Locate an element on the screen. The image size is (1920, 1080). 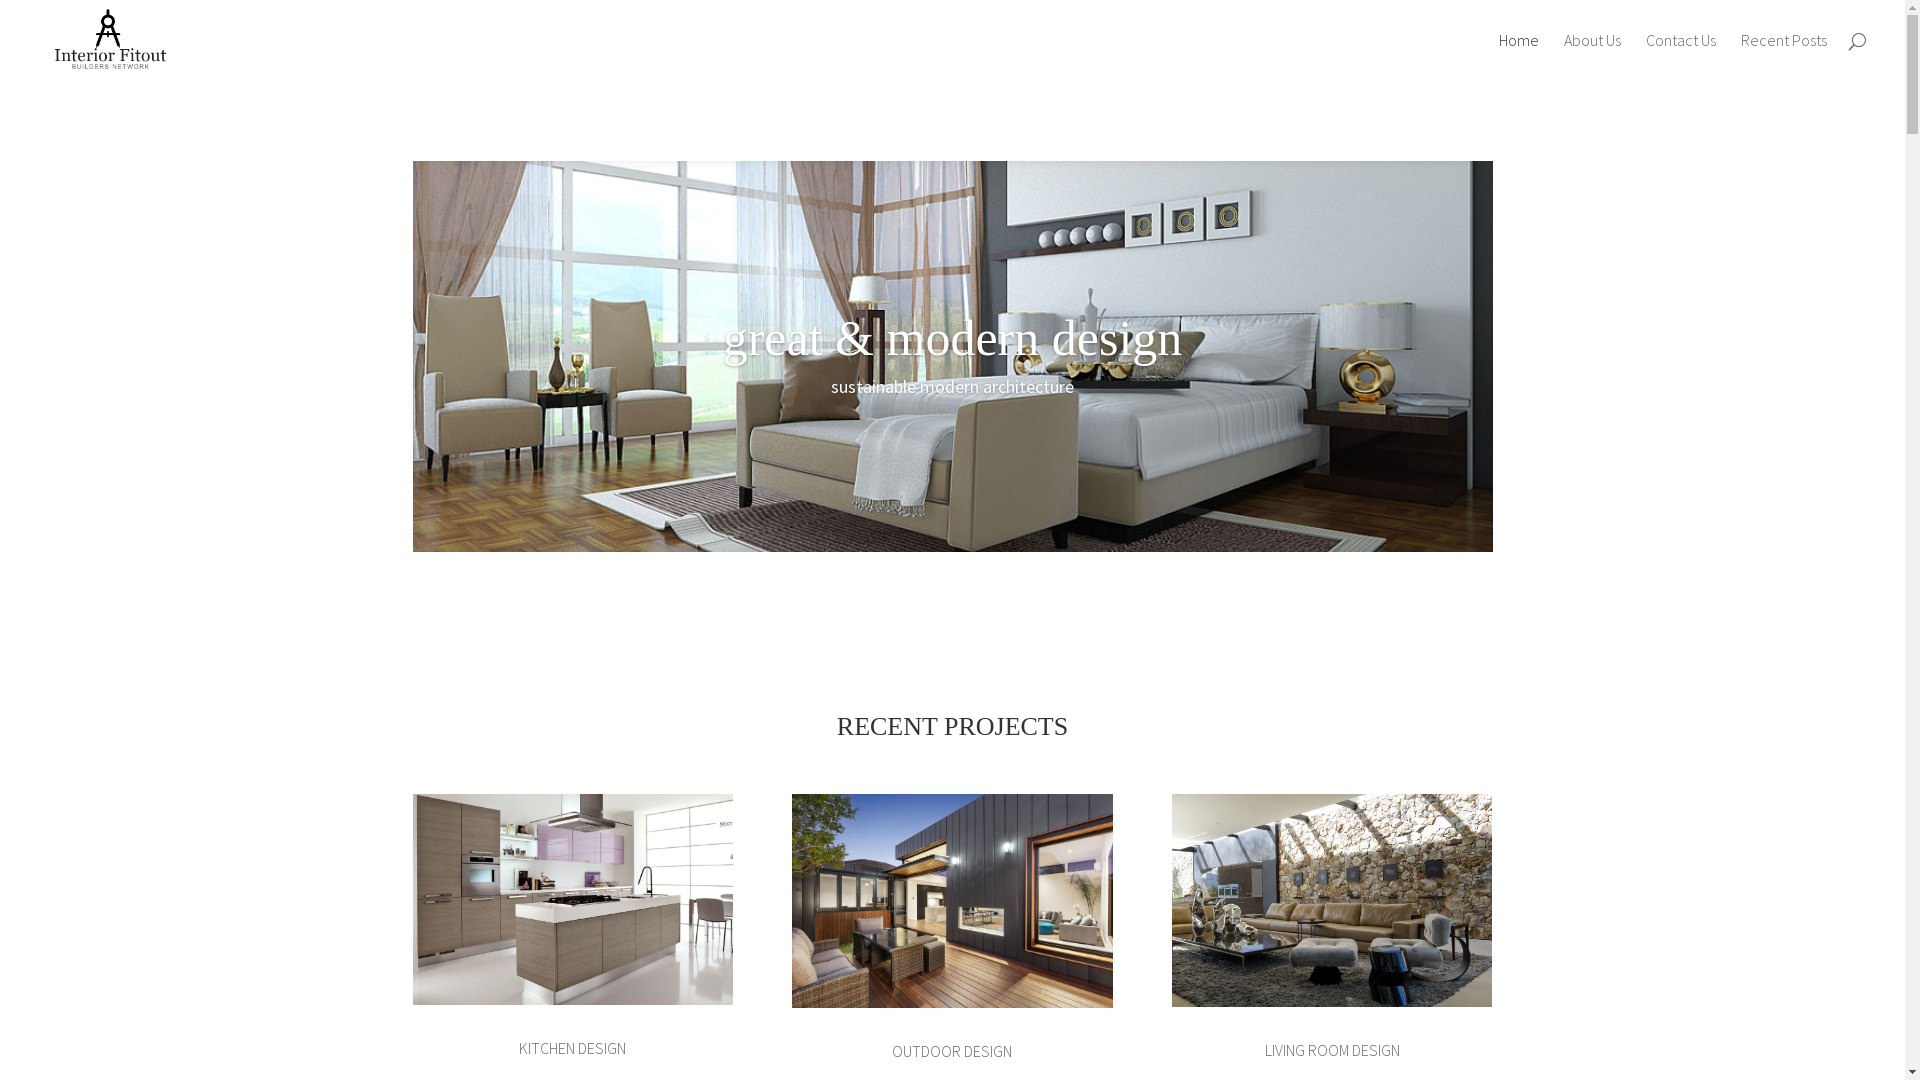
'About Us' is located at coordinates (1591, 55).